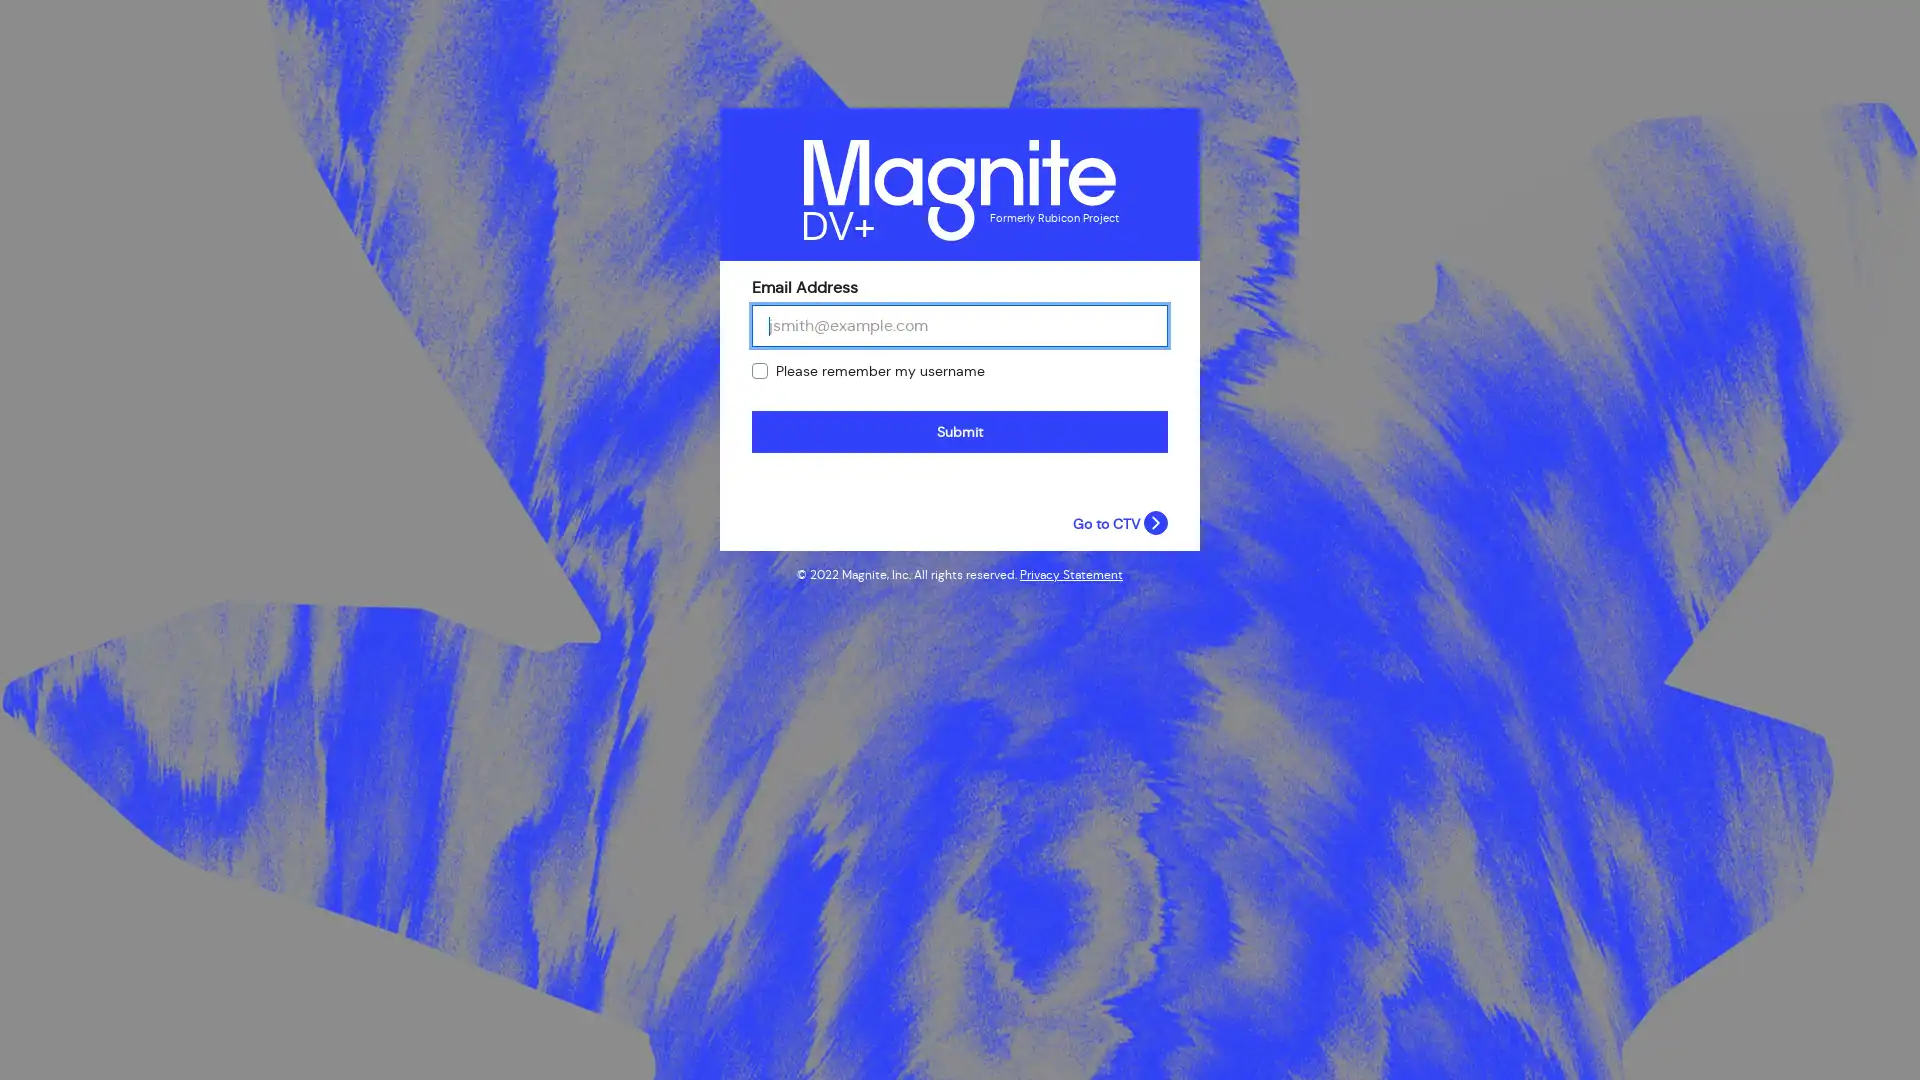  What do you see at coordinates (960, 431) in the screenshot?
I see `Submit` at bounding box center [960, 431].